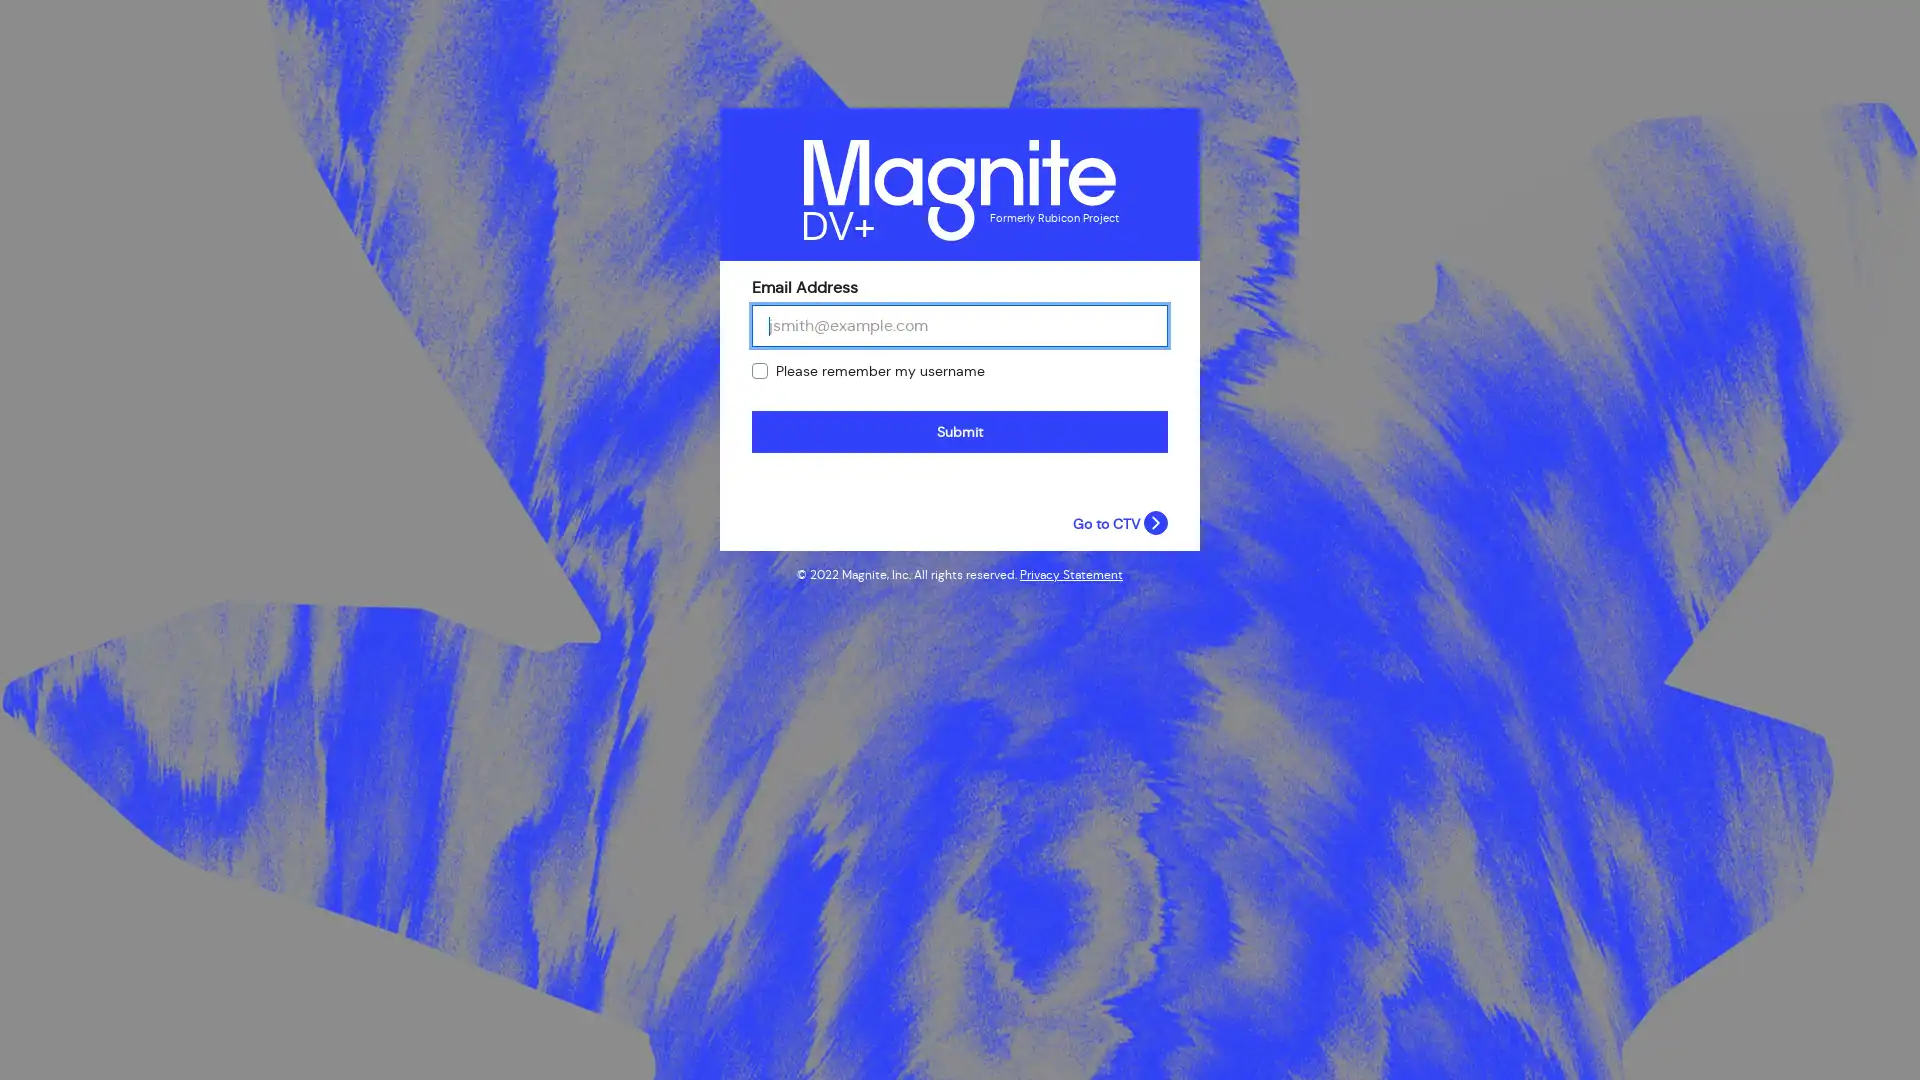  What do you see at coordinates (960, 431) in the screenshot?
I see `Submit` at bounding box center [960, 431].